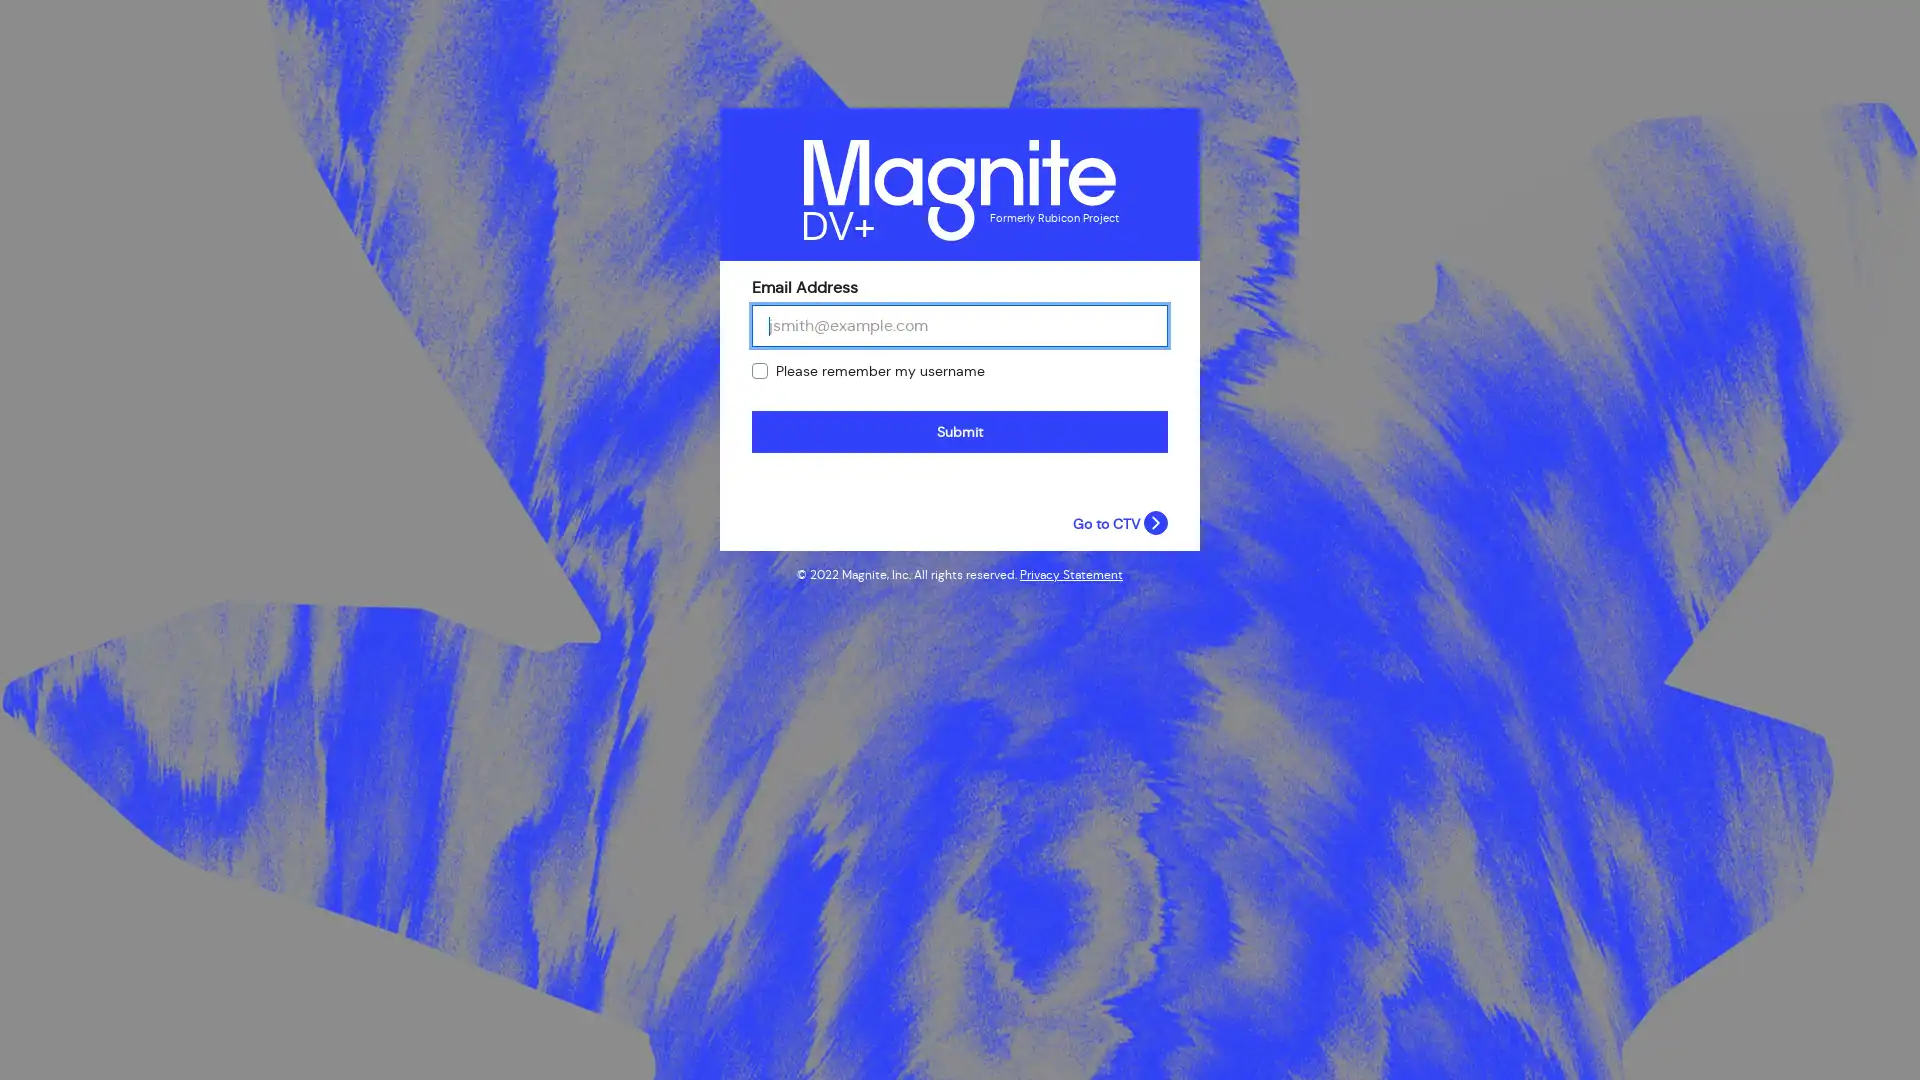  What do you see at coordinates (960, 431) in the screenshot?
I see `Submit` at bounding box center [960, 431].